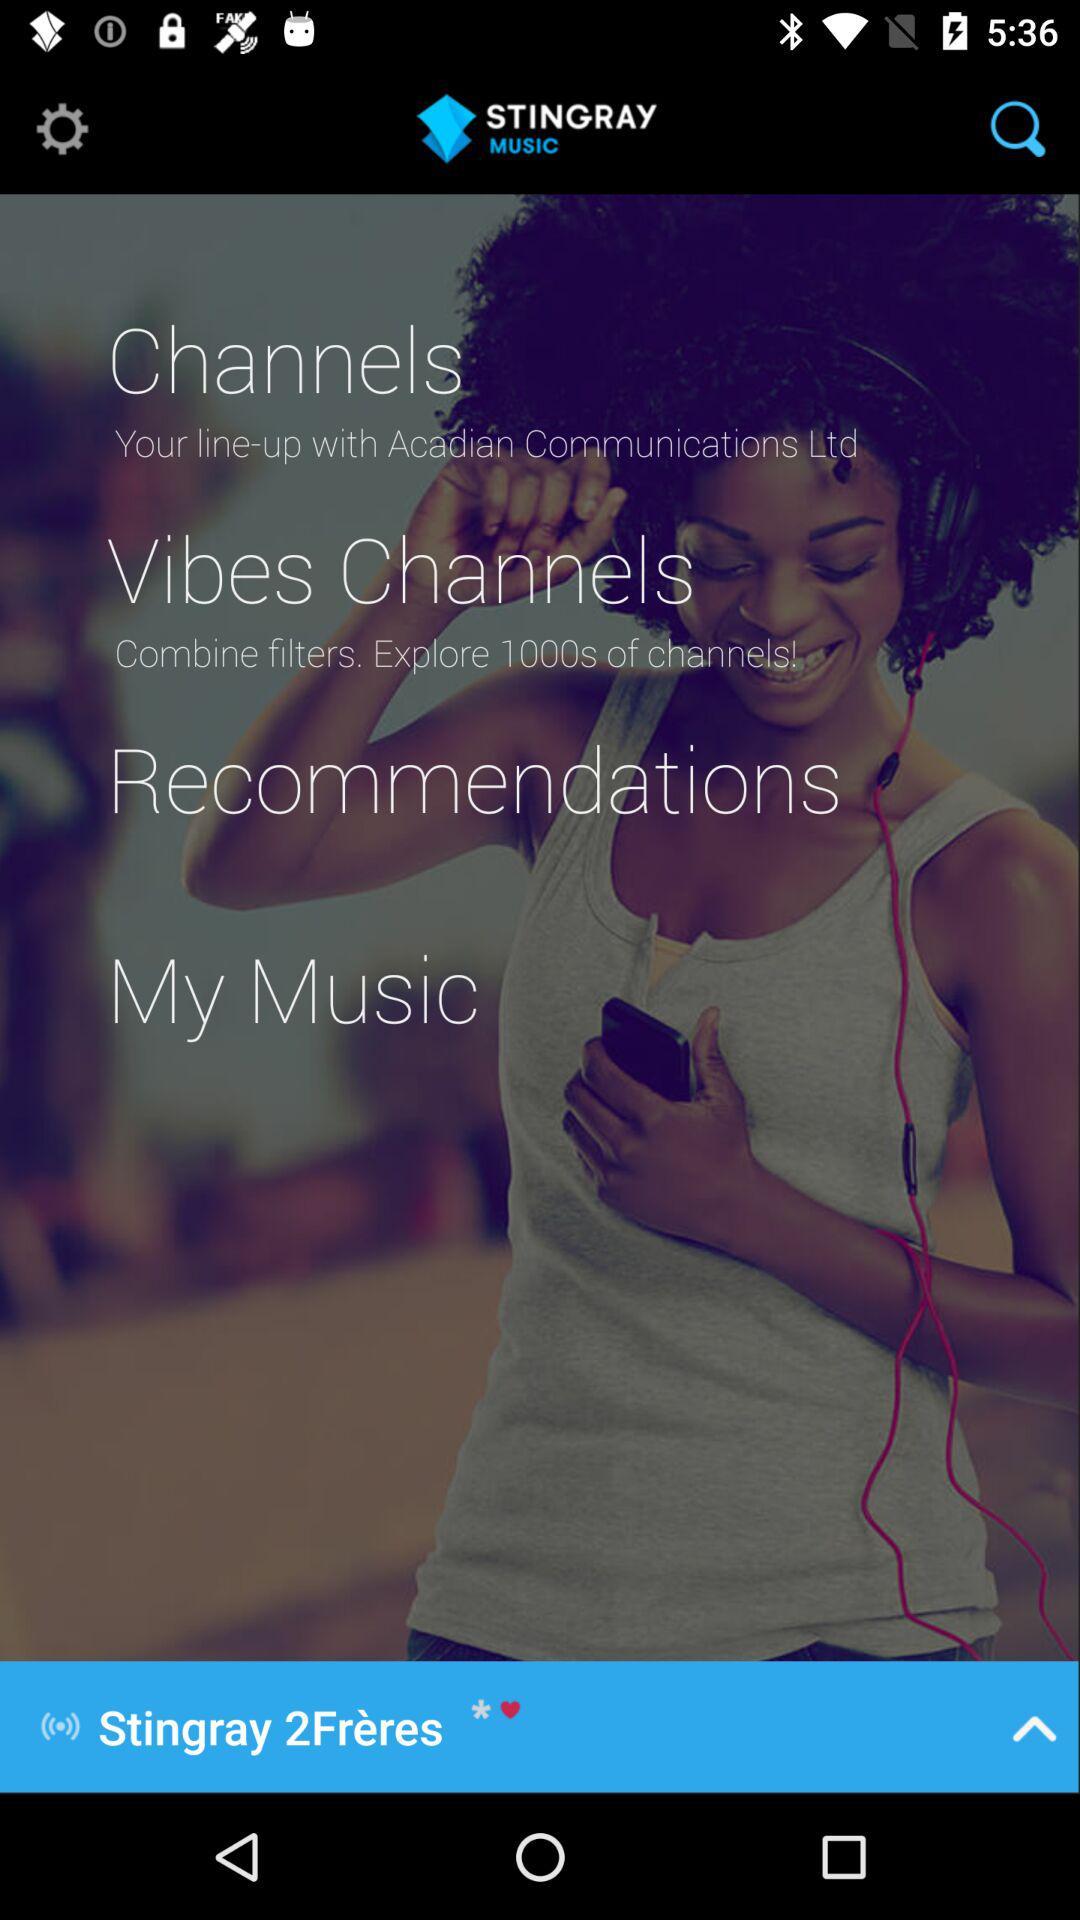 The width and height of the screenshot is (1080, 1920). Describe the element at coordinates (1034, 1725) in the screenshot. I see `the expand_less icon` at that location.